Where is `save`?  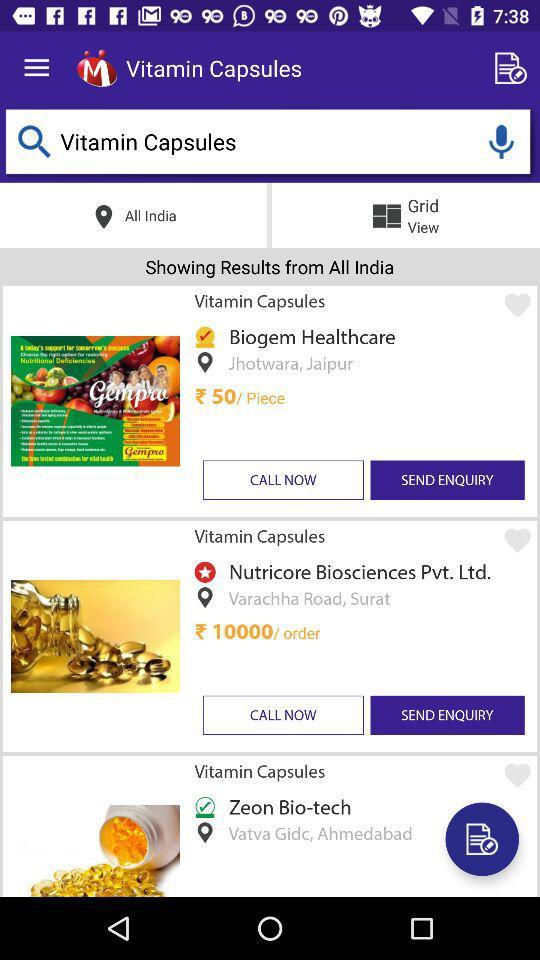
save is located at coordinates (481, 839).